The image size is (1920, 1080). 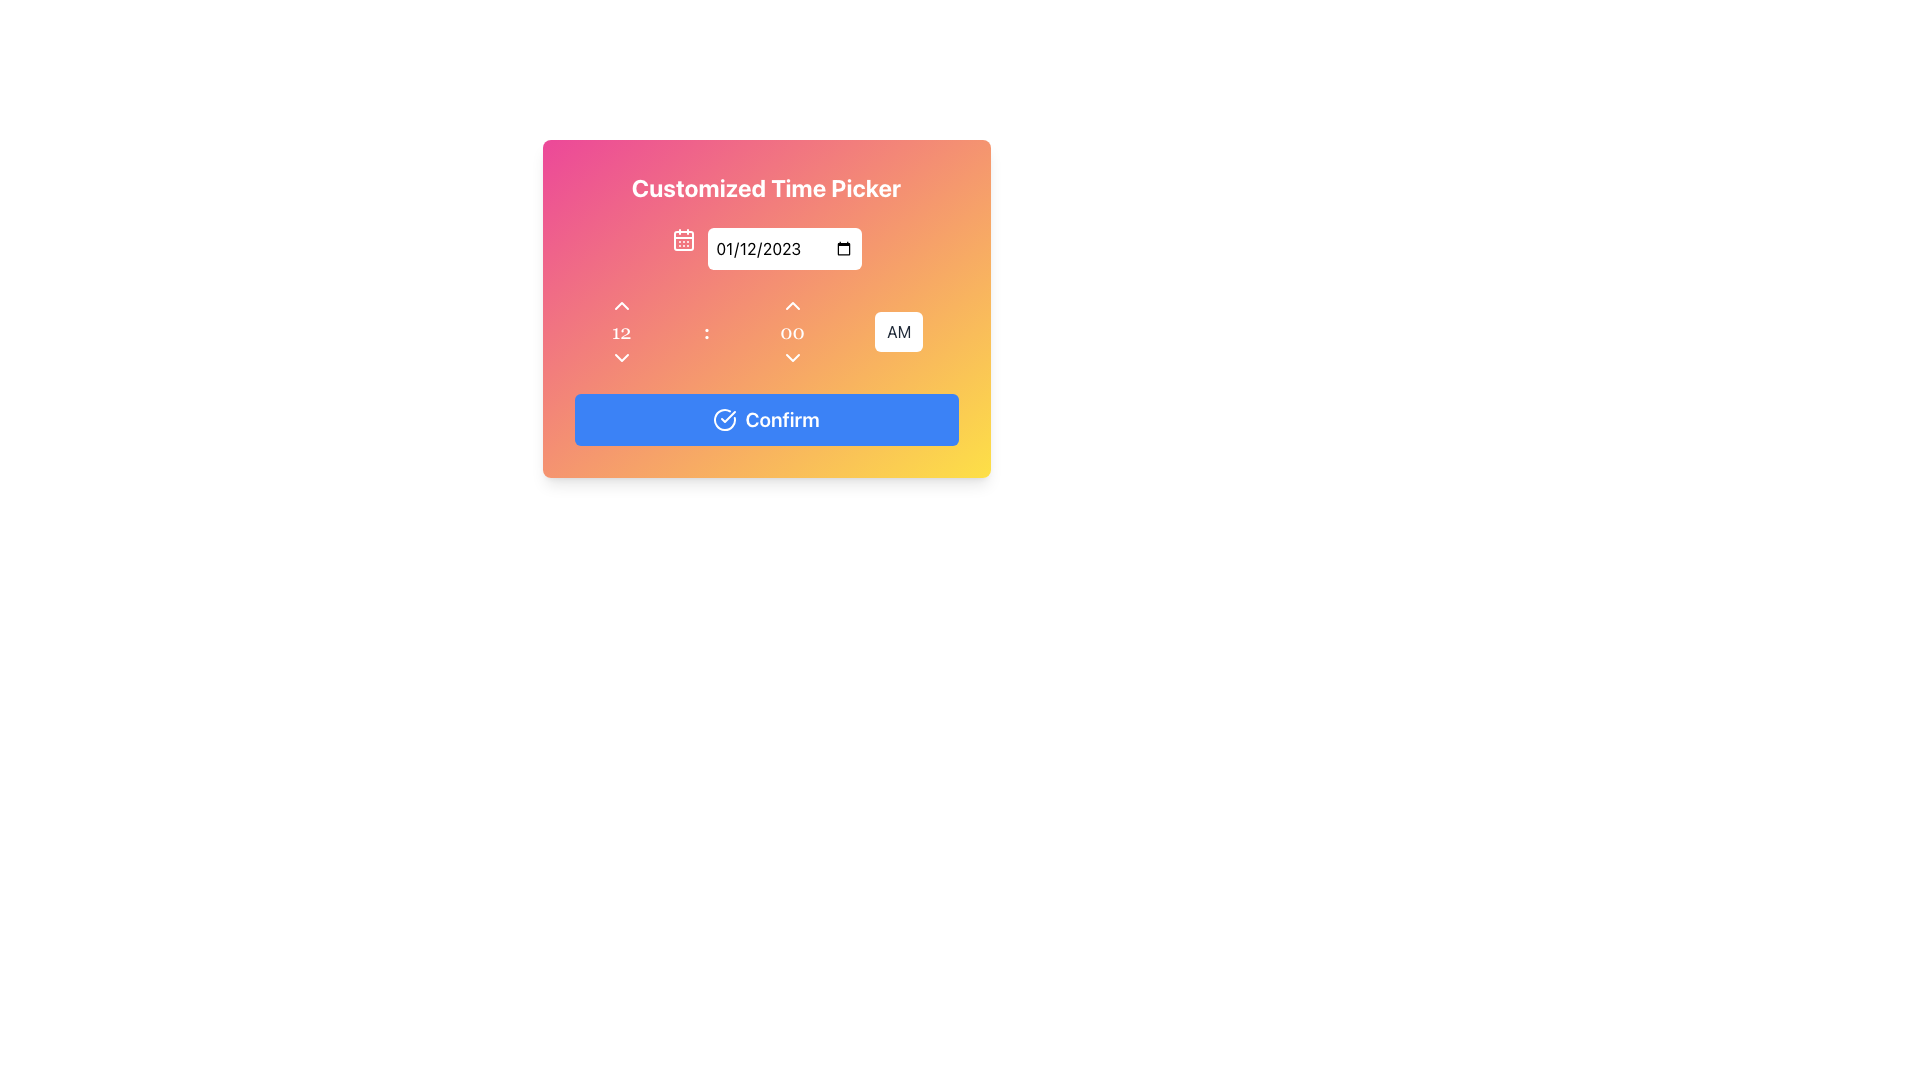 What do you see at coordinates (620, 305) in the screenshot?
I see `the upward-pointing triangular button with a red background located above the displayed time text '12' to increment the value` at bounding box center [620, 305].